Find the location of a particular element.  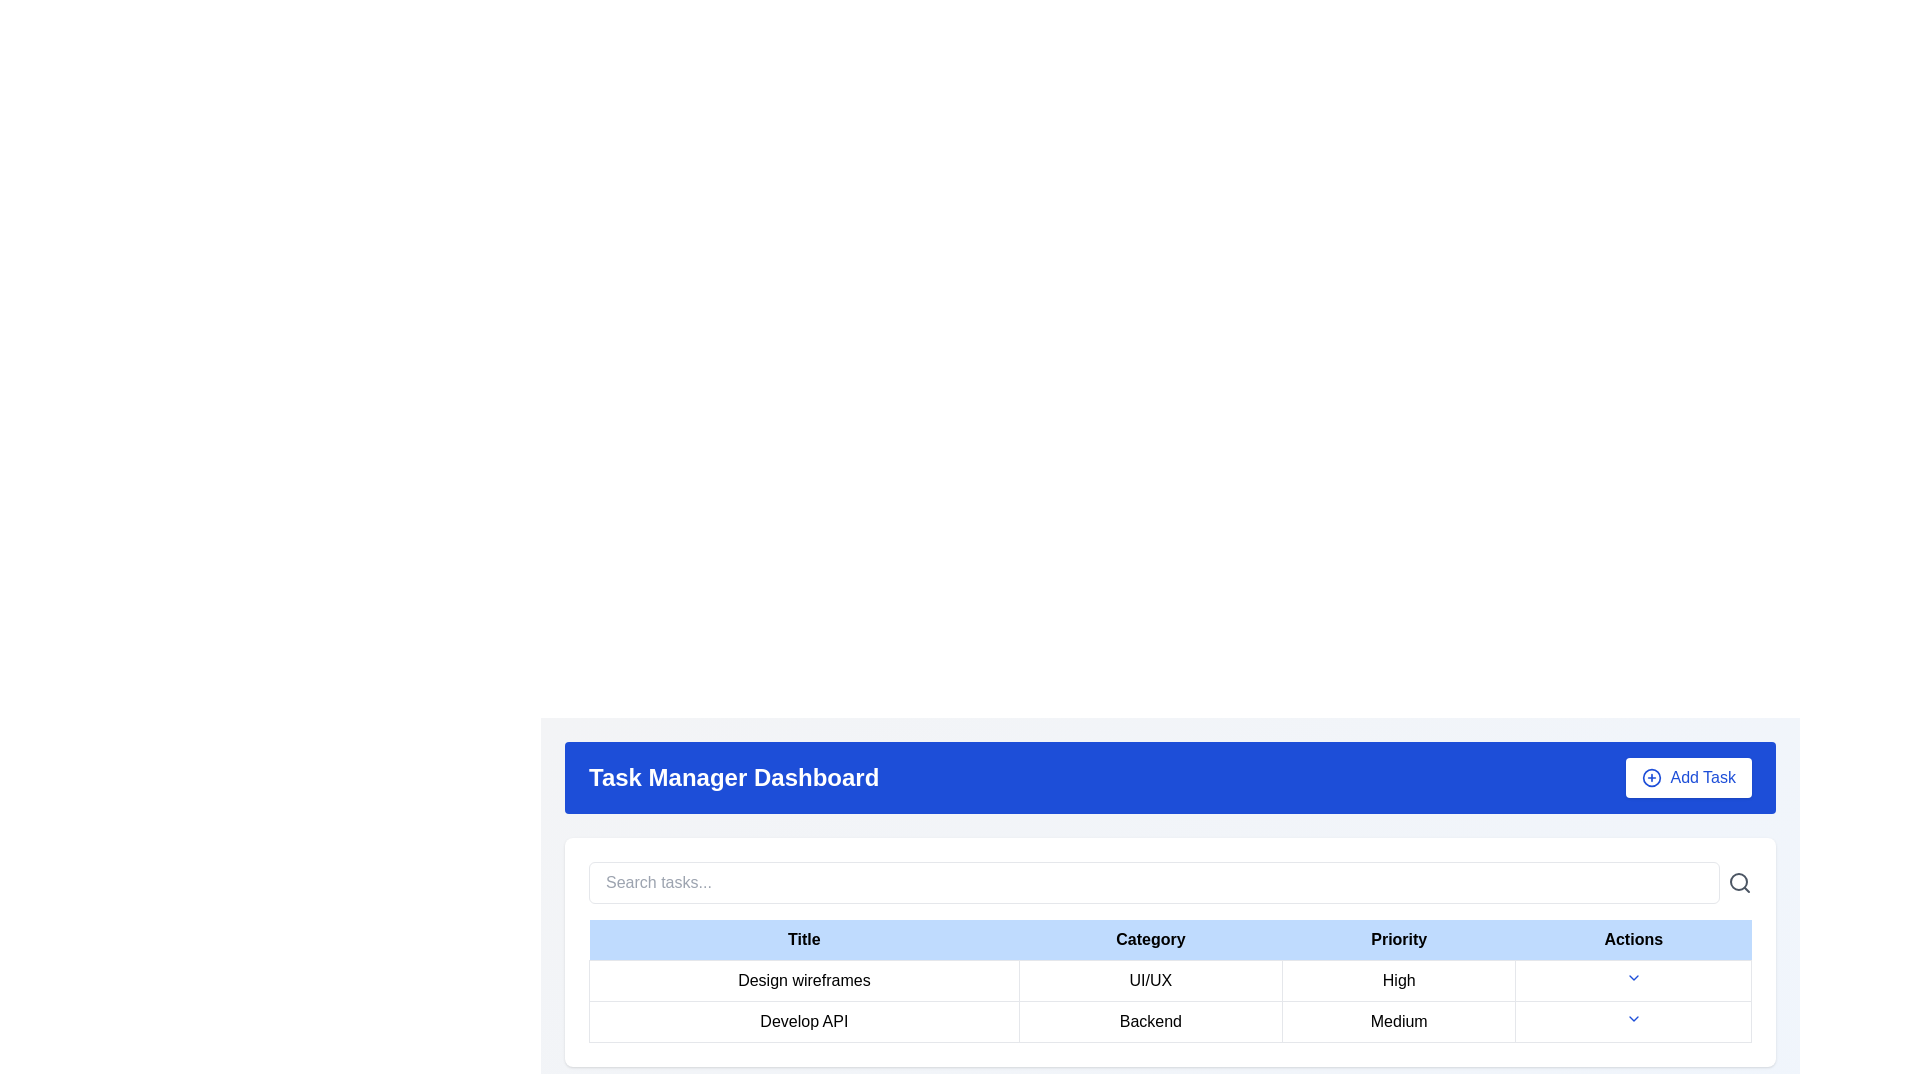

the second row of the table to interact with the specific column related to the task entry is located at coordinates (1170, 1001).